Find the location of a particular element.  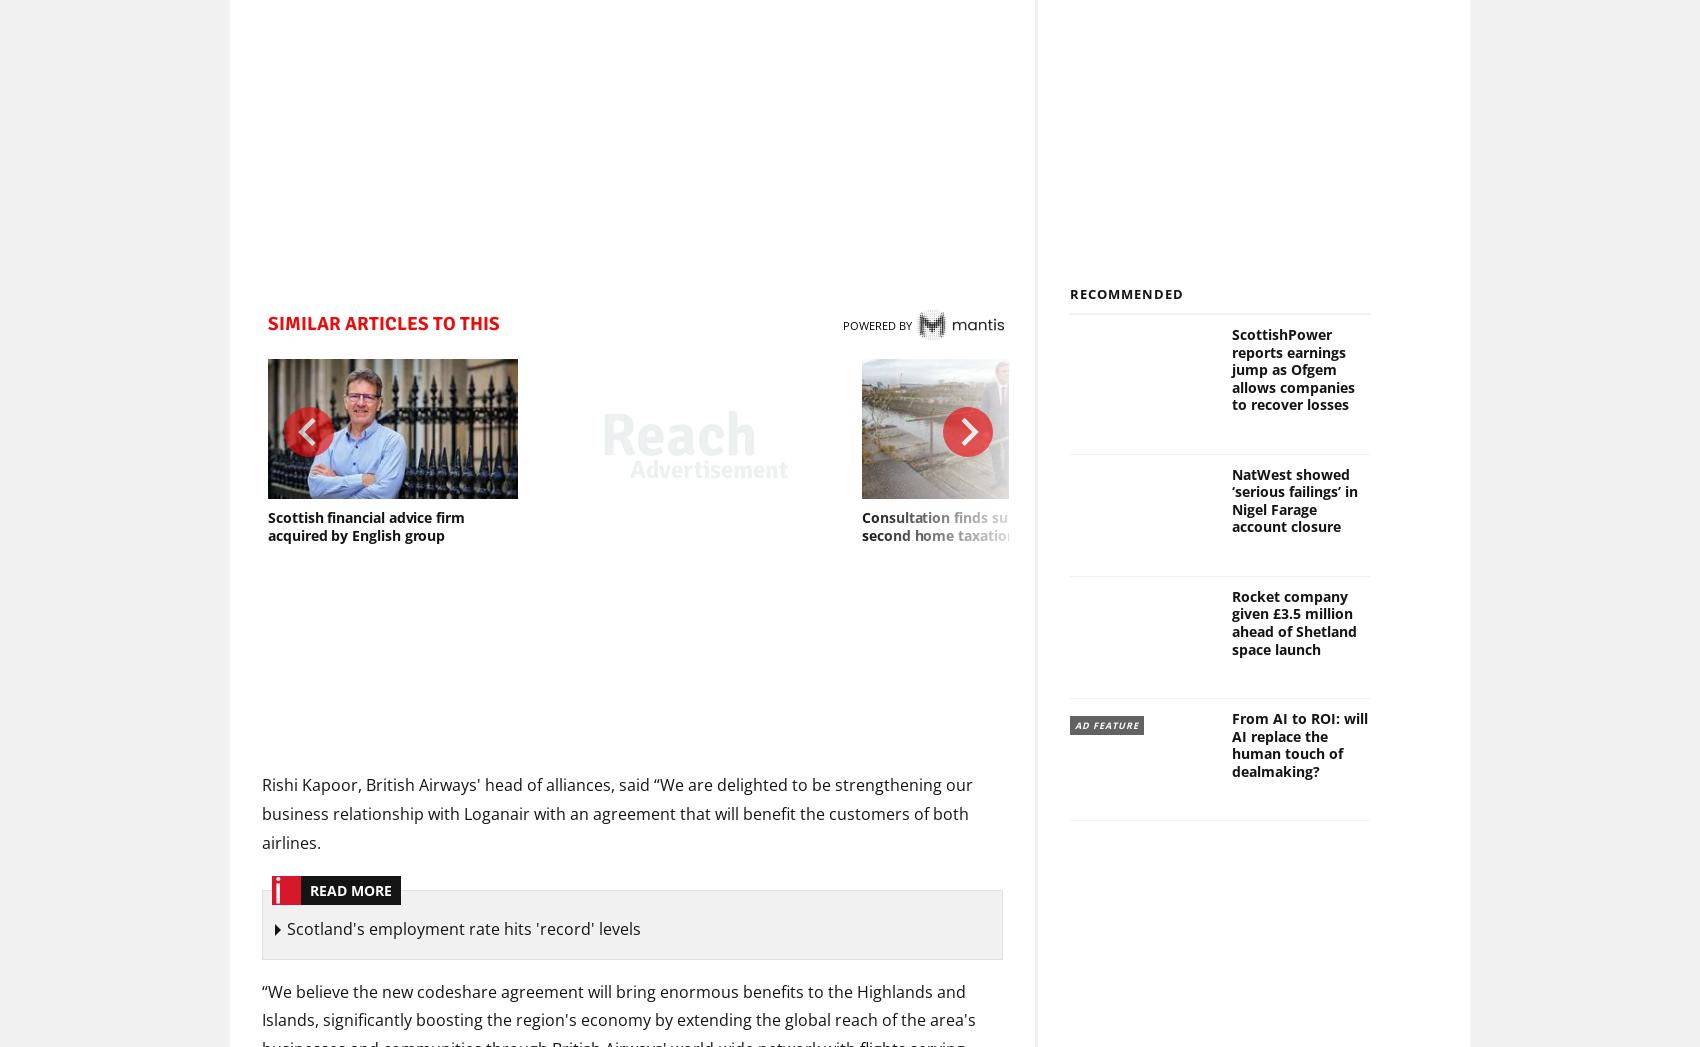

'Rishi Kapoor, British Airways' head of alliances, said “We are delighted to be strengthening our business relationship with Loganair with an agreement that will benefit the customers of both airlines.' is located at coordinates (616, 813).